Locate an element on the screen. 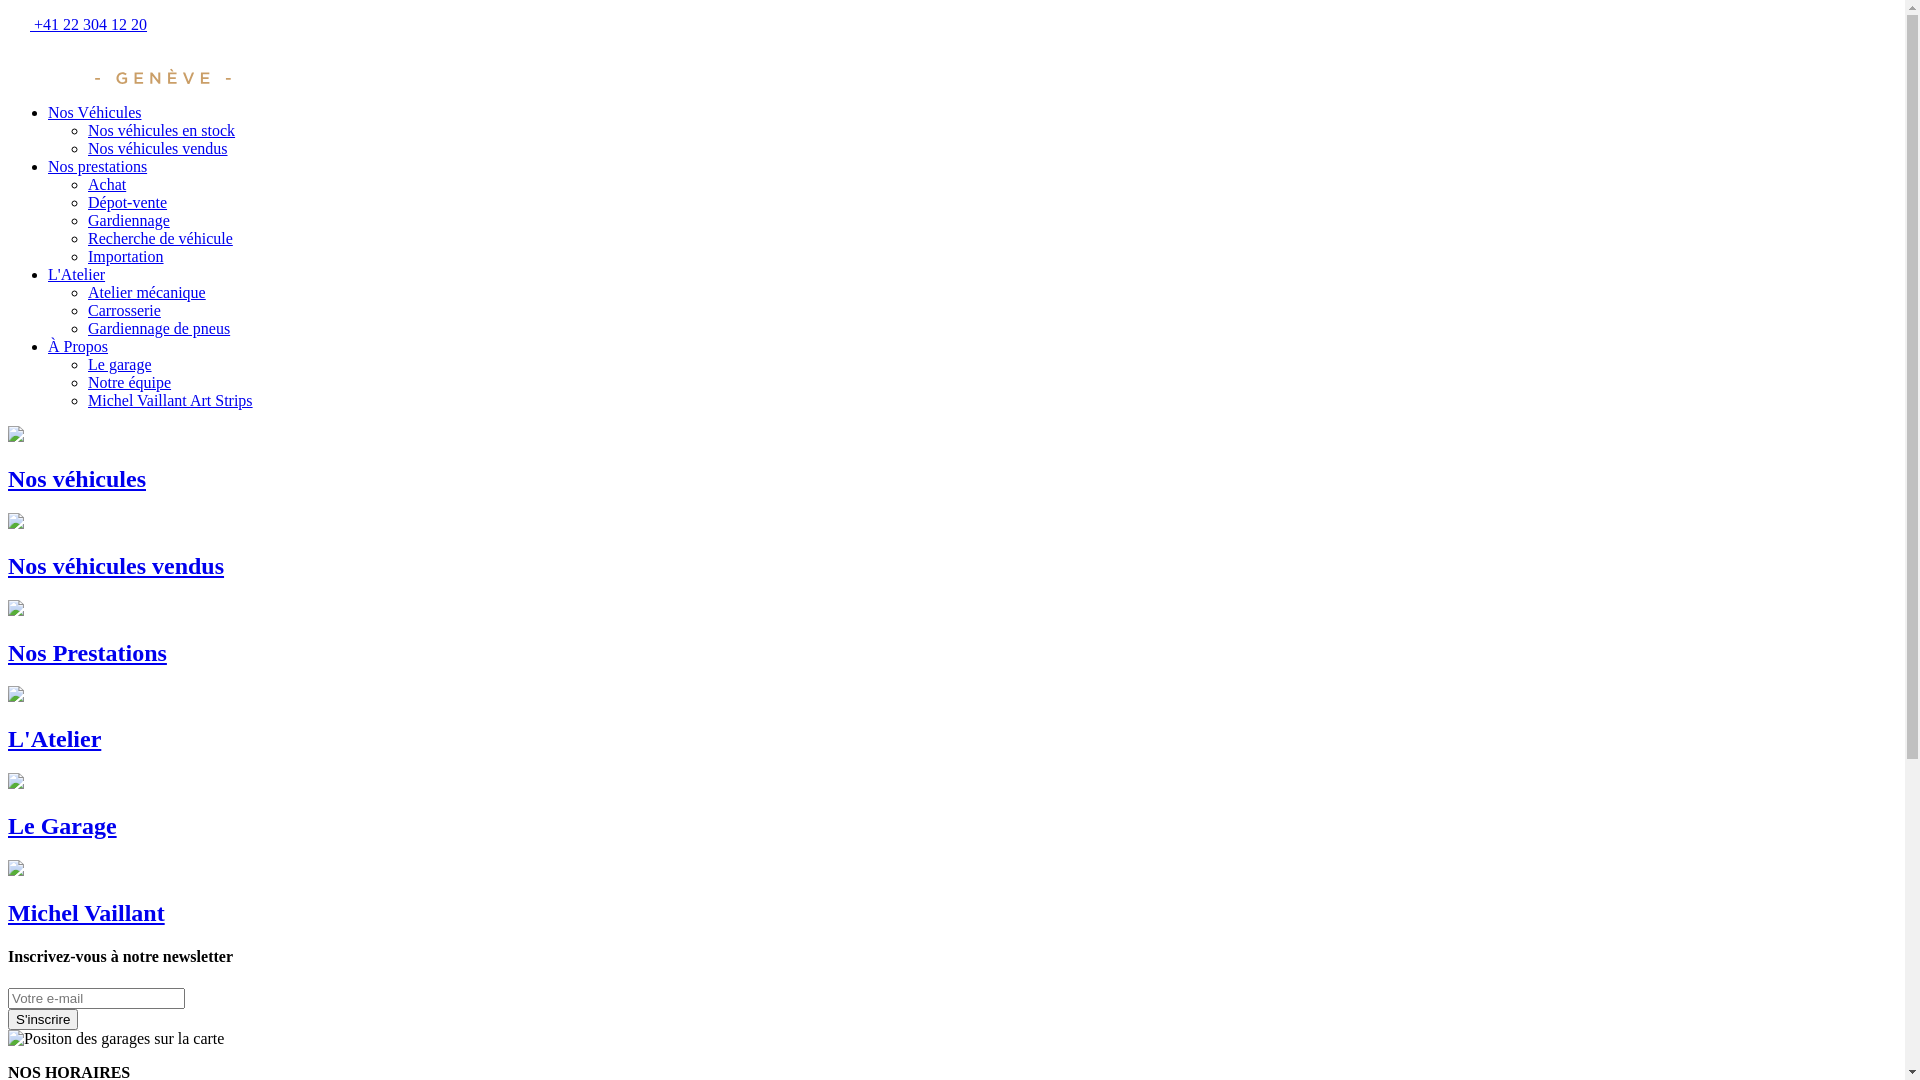 Image resolution: width=1920 pixels, height=1080 pixels. 'Gardiennage' is located at coordinates (128, 220).